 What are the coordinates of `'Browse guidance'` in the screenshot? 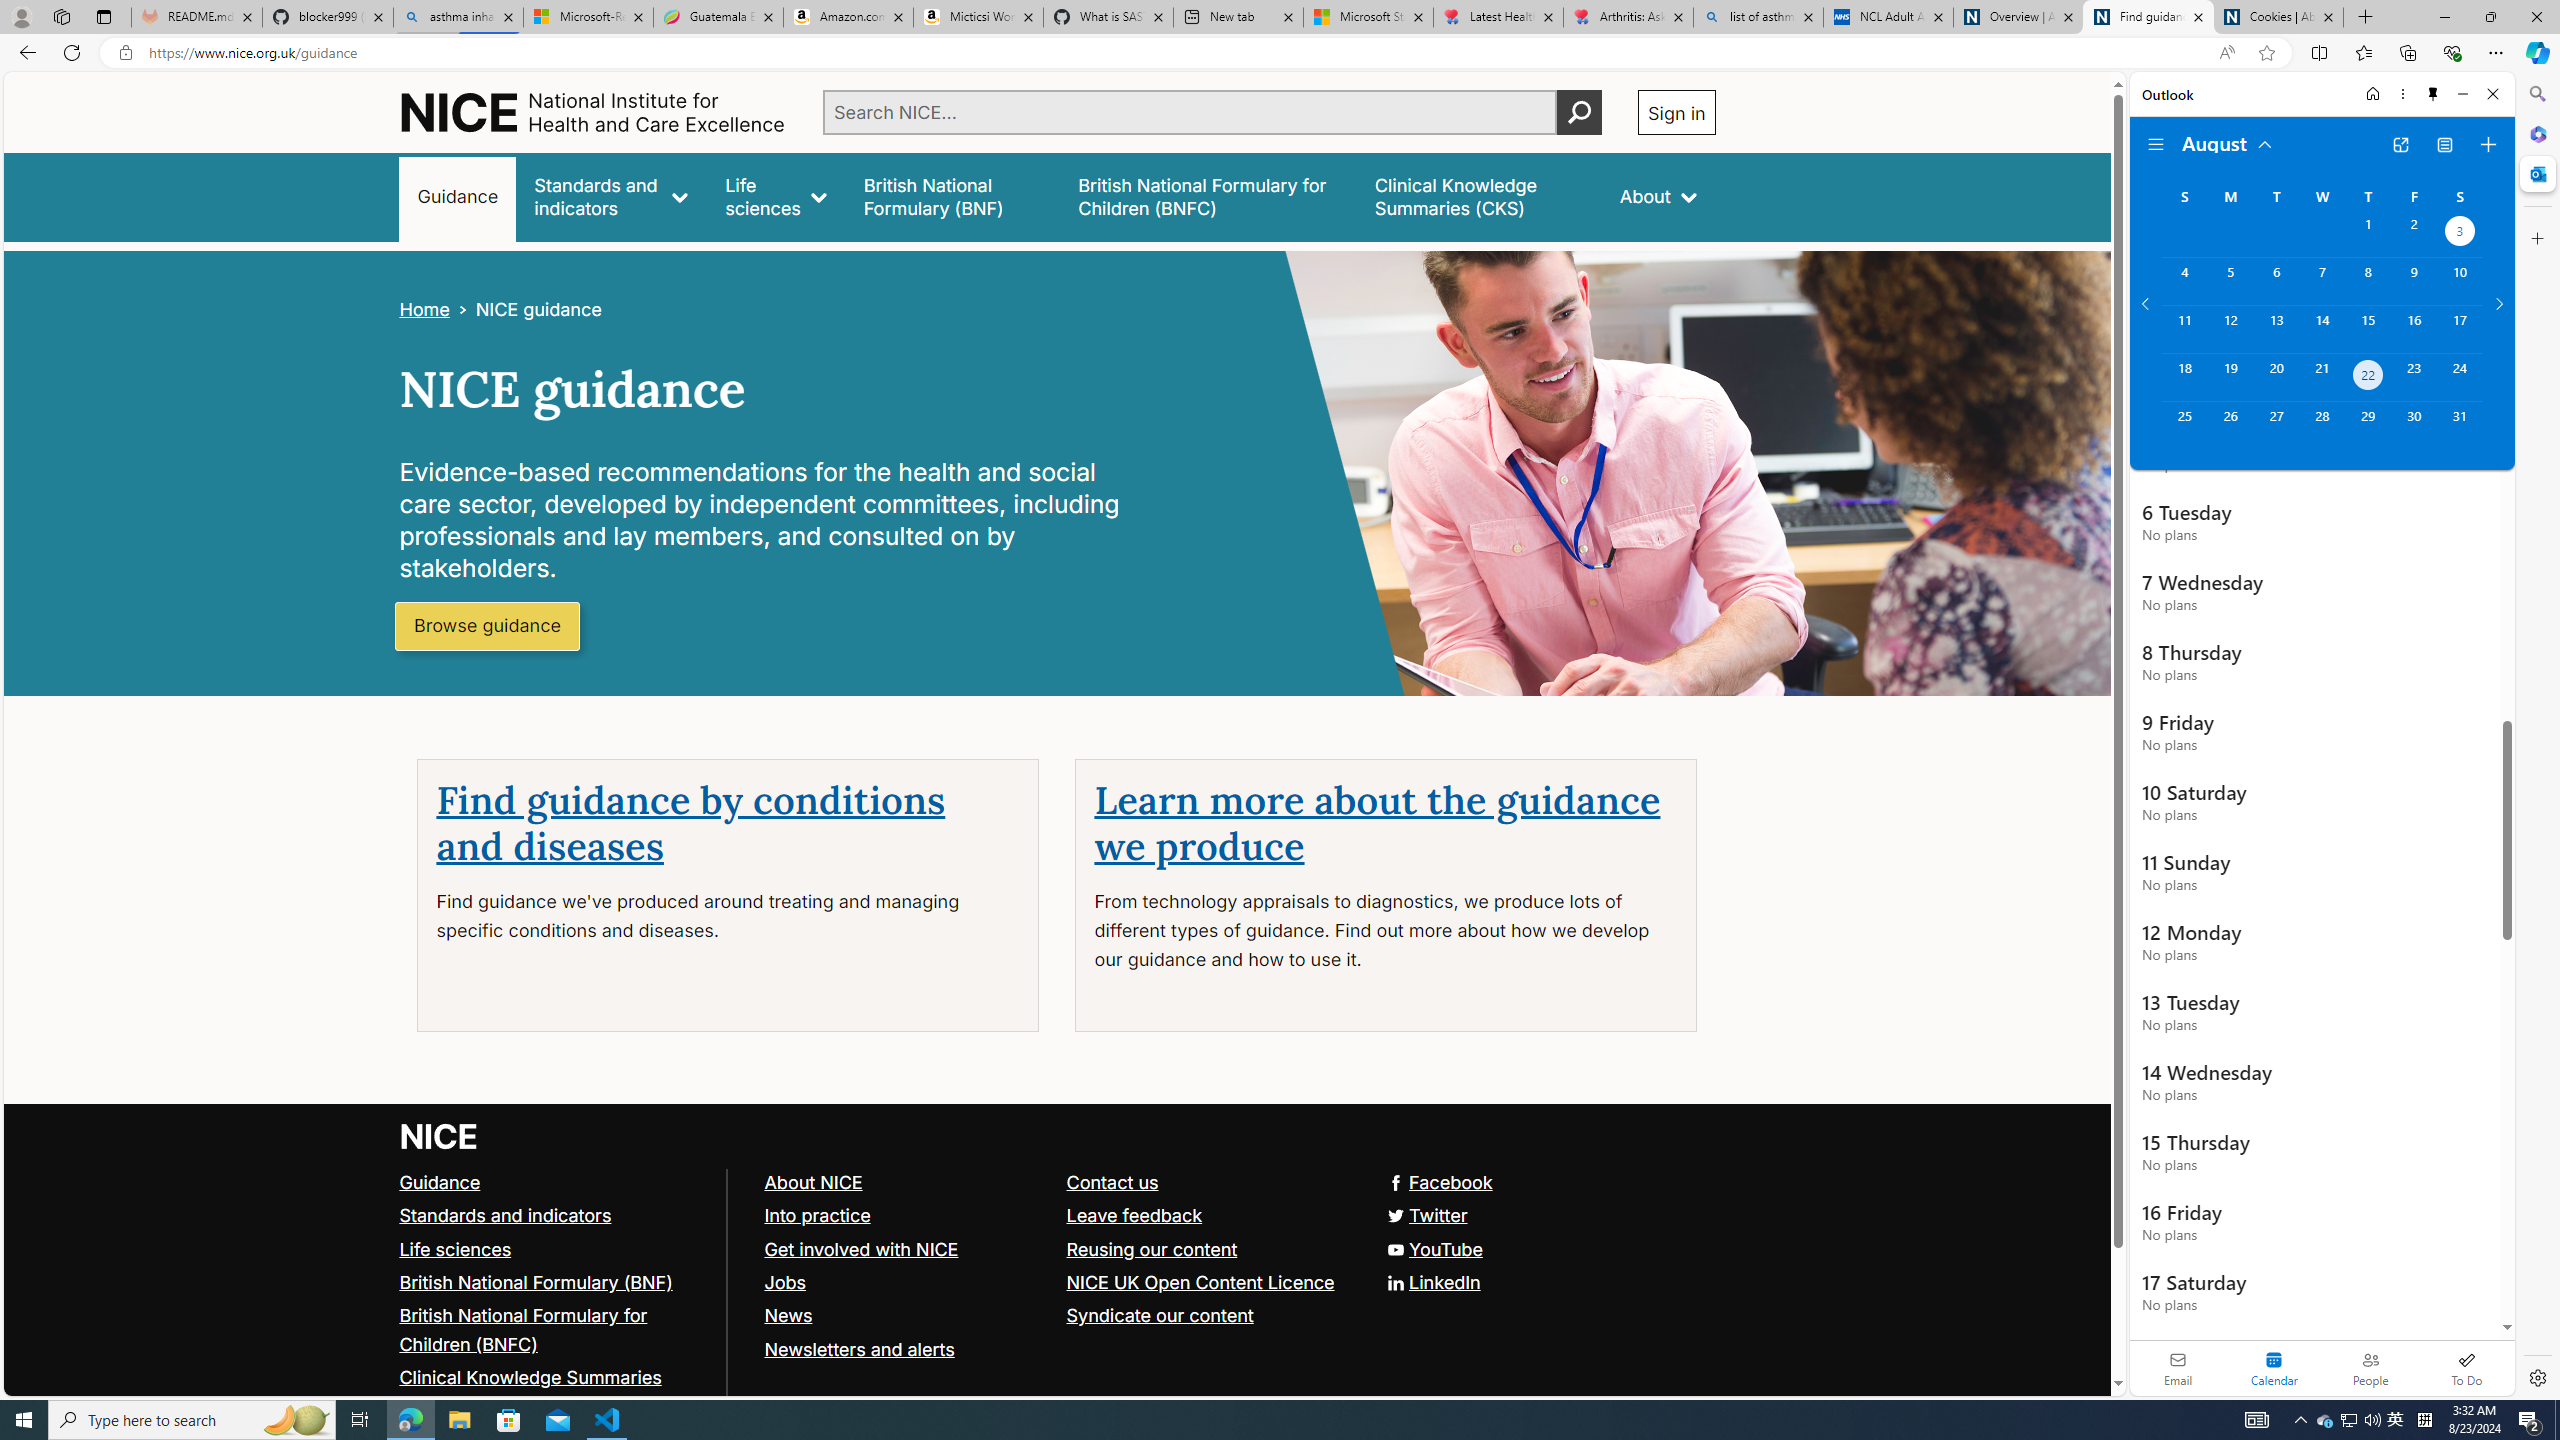 It's located at (486, 627).